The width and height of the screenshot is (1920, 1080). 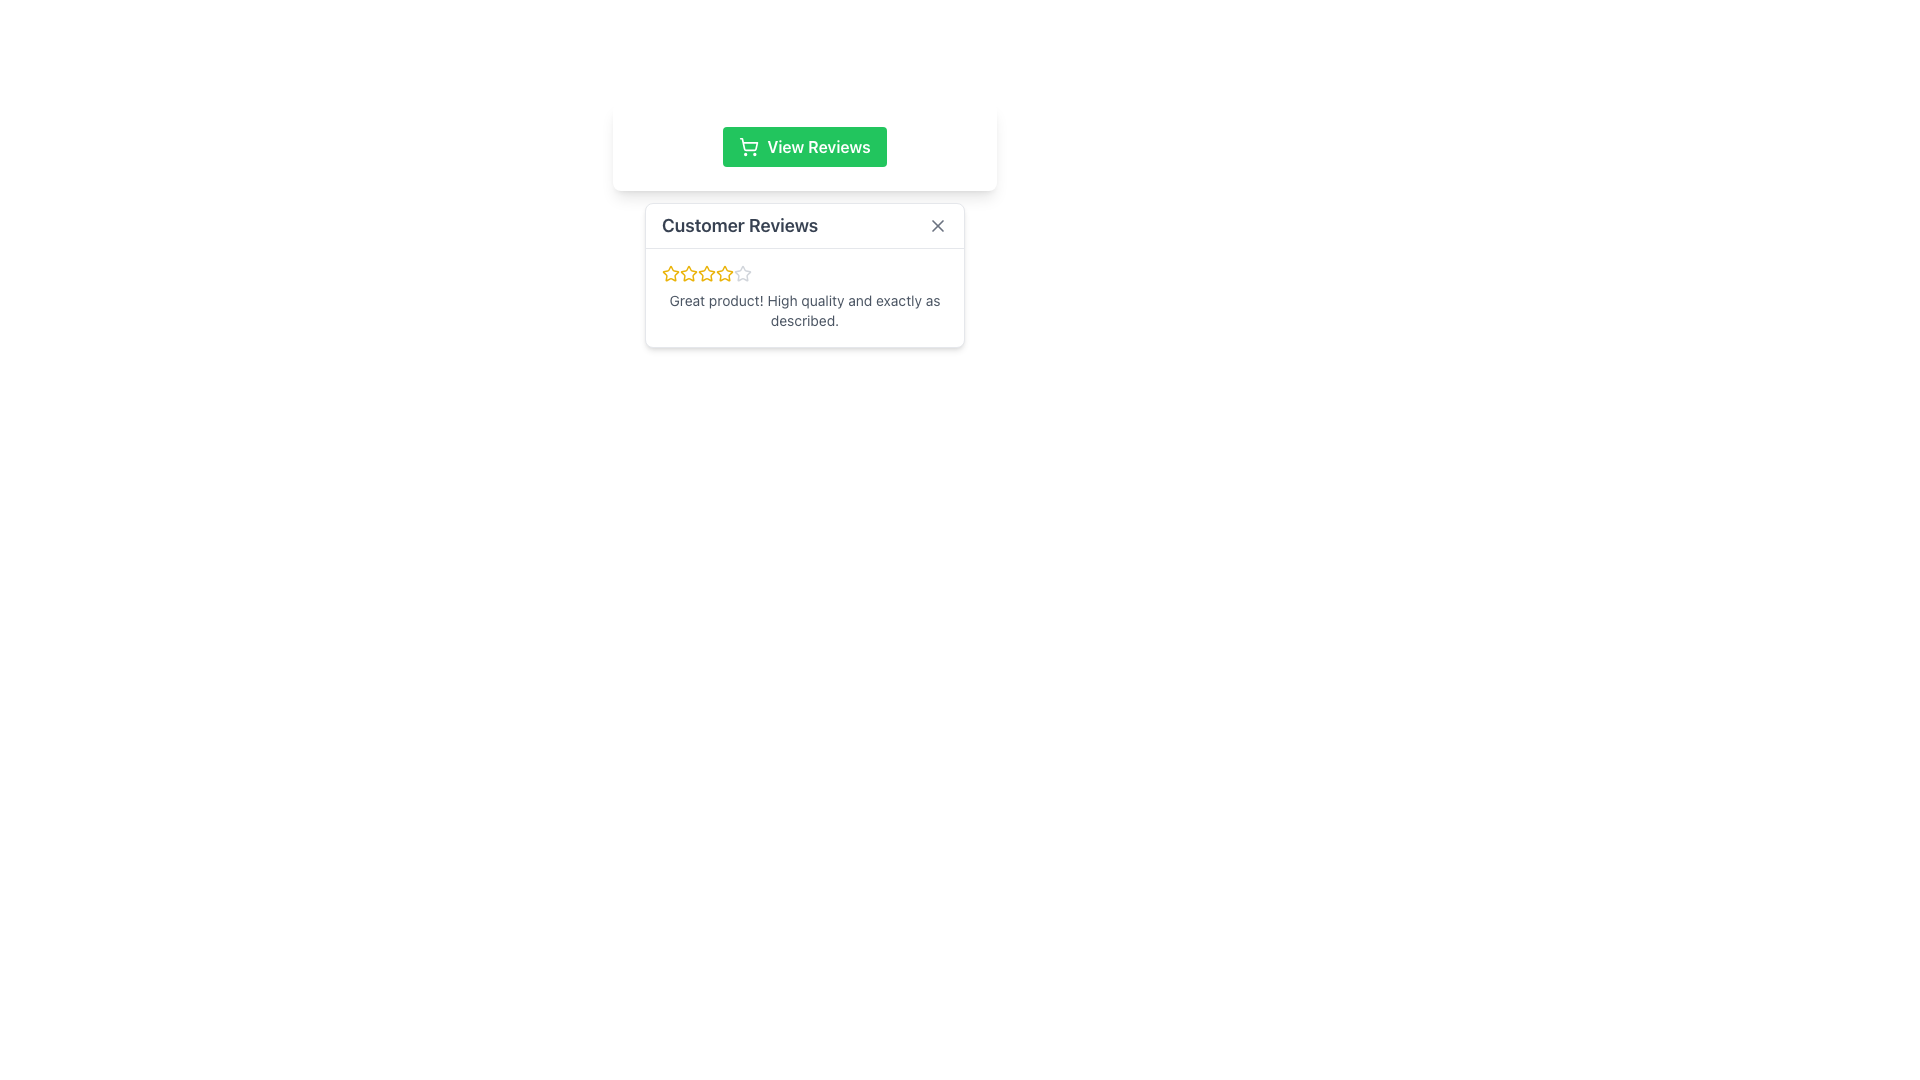 I want to click on the third star icon with a yellow outline and a hollow center in the 'Customer Reviews' section to rate it, so click(x=689, y=273).